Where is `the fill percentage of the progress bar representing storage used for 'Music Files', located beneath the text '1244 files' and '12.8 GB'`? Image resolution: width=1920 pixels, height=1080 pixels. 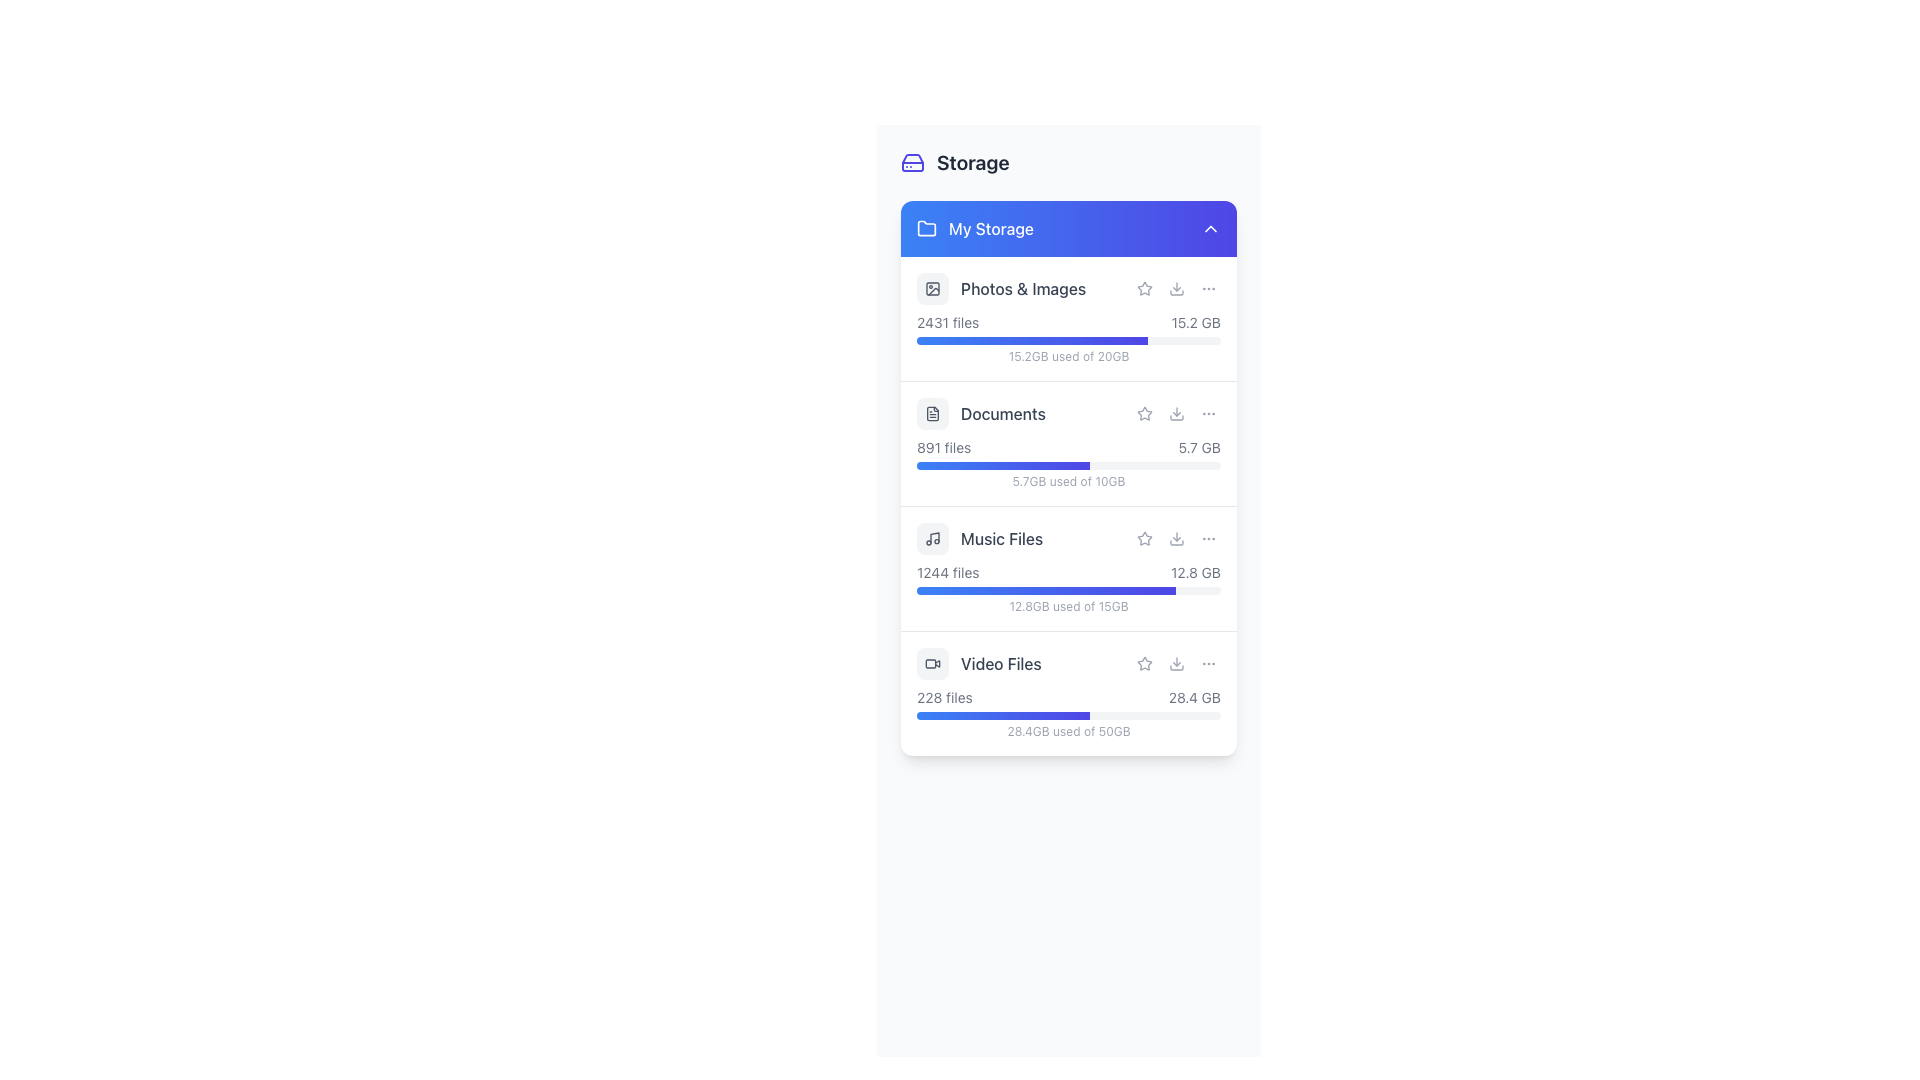 the fill percentage of the progress bar representing storage used for 'Music Files', located beneath the text '1244 files' and '12.8 GB' is located at coordinates (1068, 589).